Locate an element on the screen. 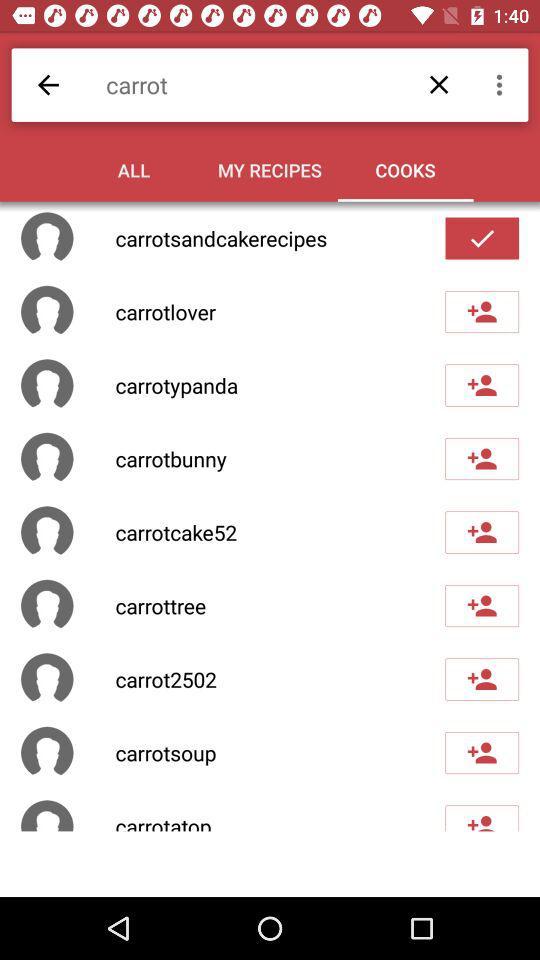 The image size is (540, 960). the item to the left of the carrot is located at coordinates (48, 85).